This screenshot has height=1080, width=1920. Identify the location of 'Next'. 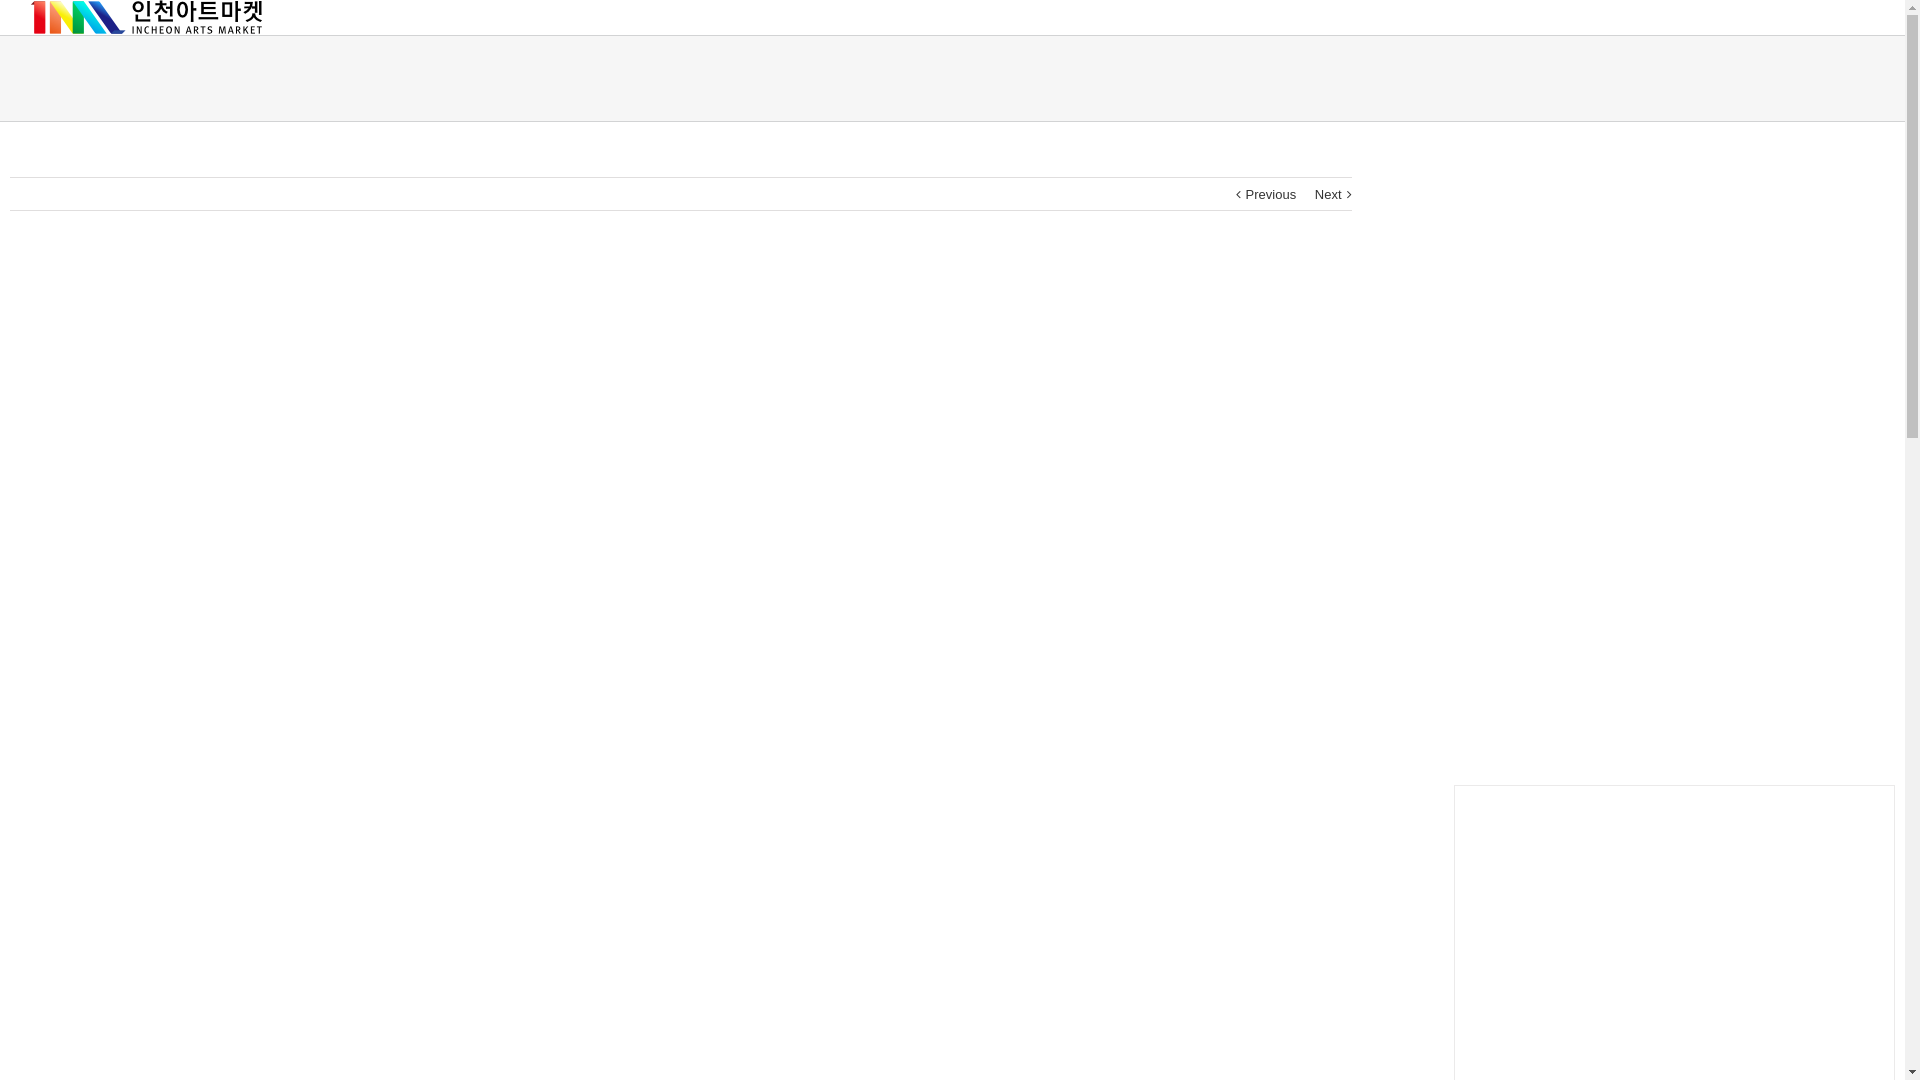
(1328, 195).